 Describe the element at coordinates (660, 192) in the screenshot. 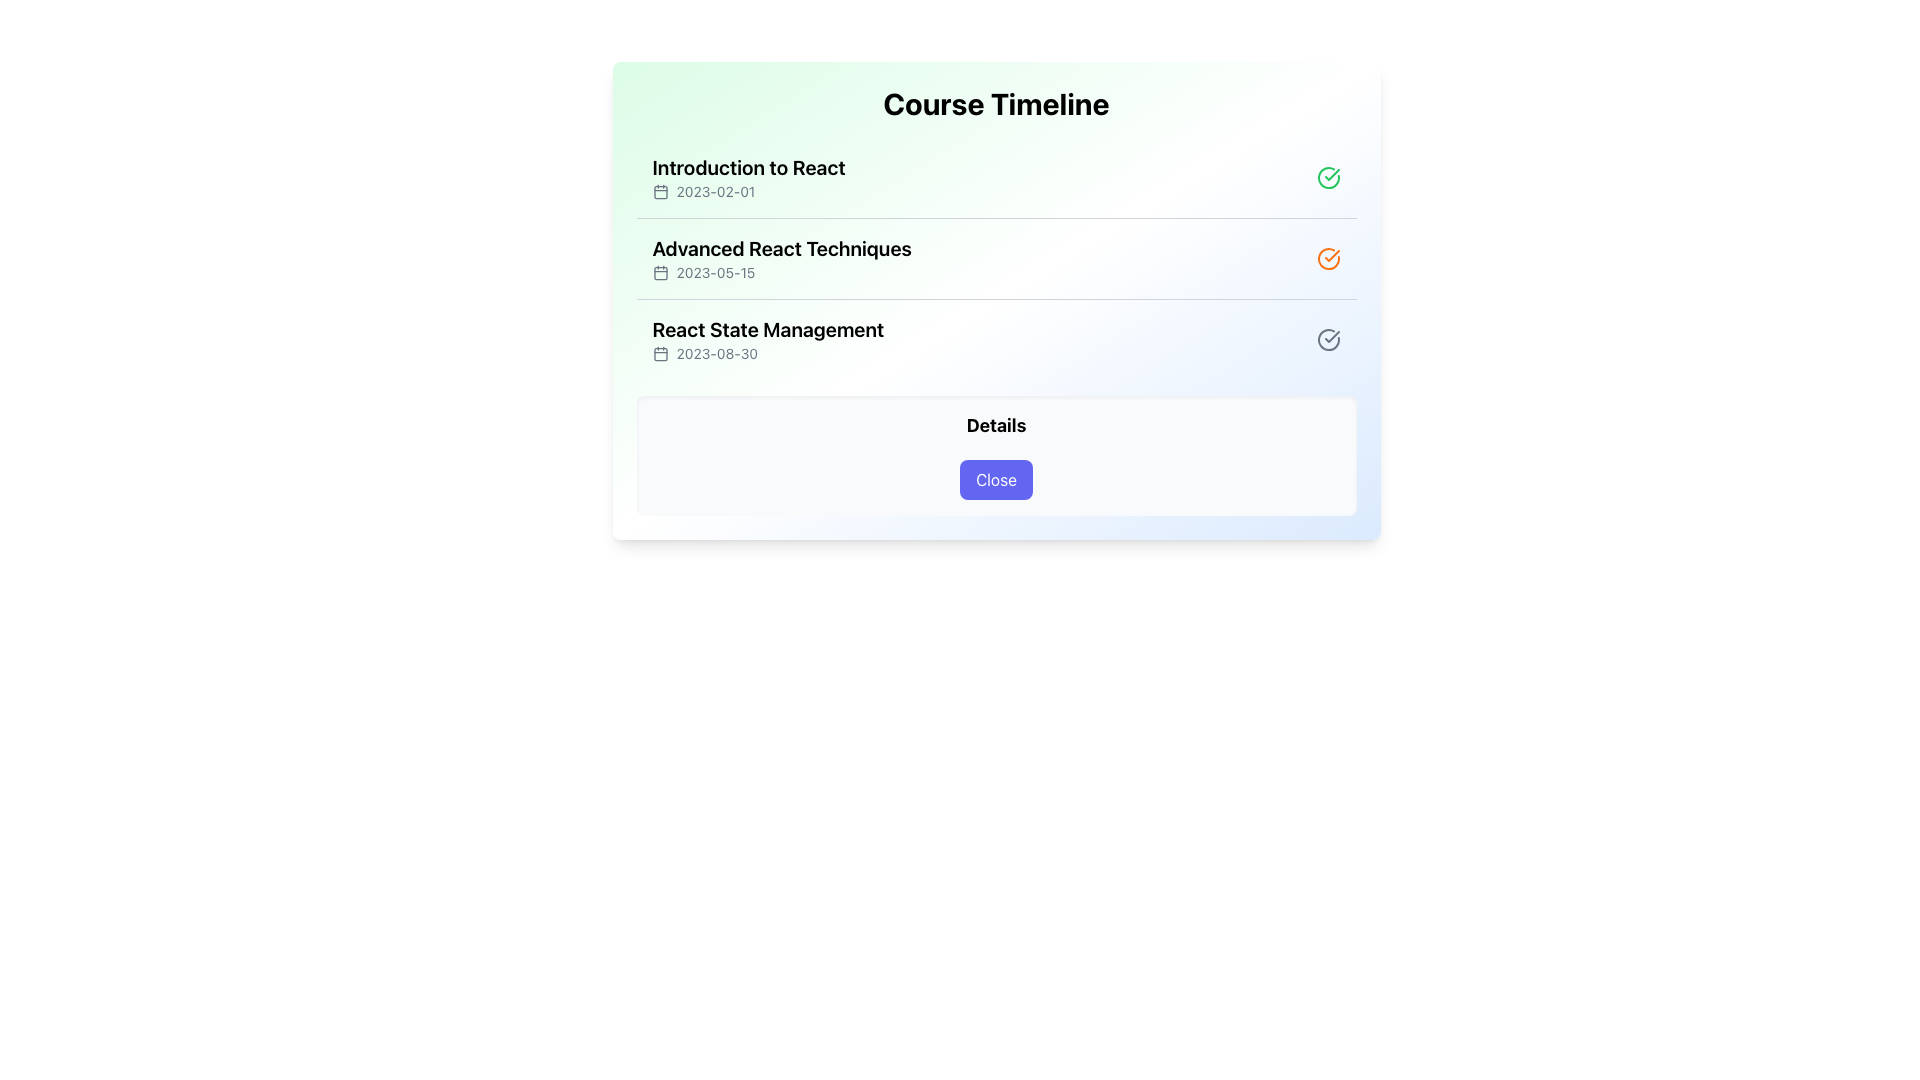

I see `the decorative shape within the calendar icon, which is located to the left of the 'Introduction to React' course title in the list view` at that location.